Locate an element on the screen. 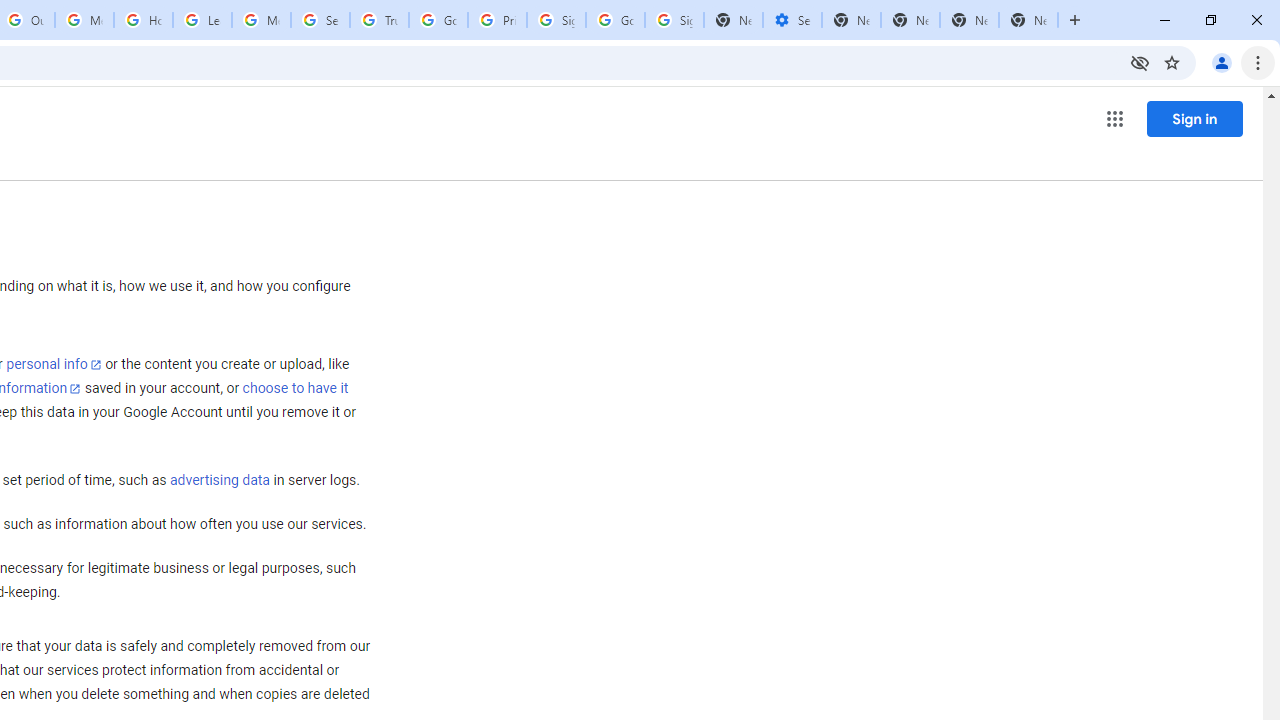 This screenshot has width=1280, height=720. 'Google Ads - Sign in' is located at coordinates (437, 20).